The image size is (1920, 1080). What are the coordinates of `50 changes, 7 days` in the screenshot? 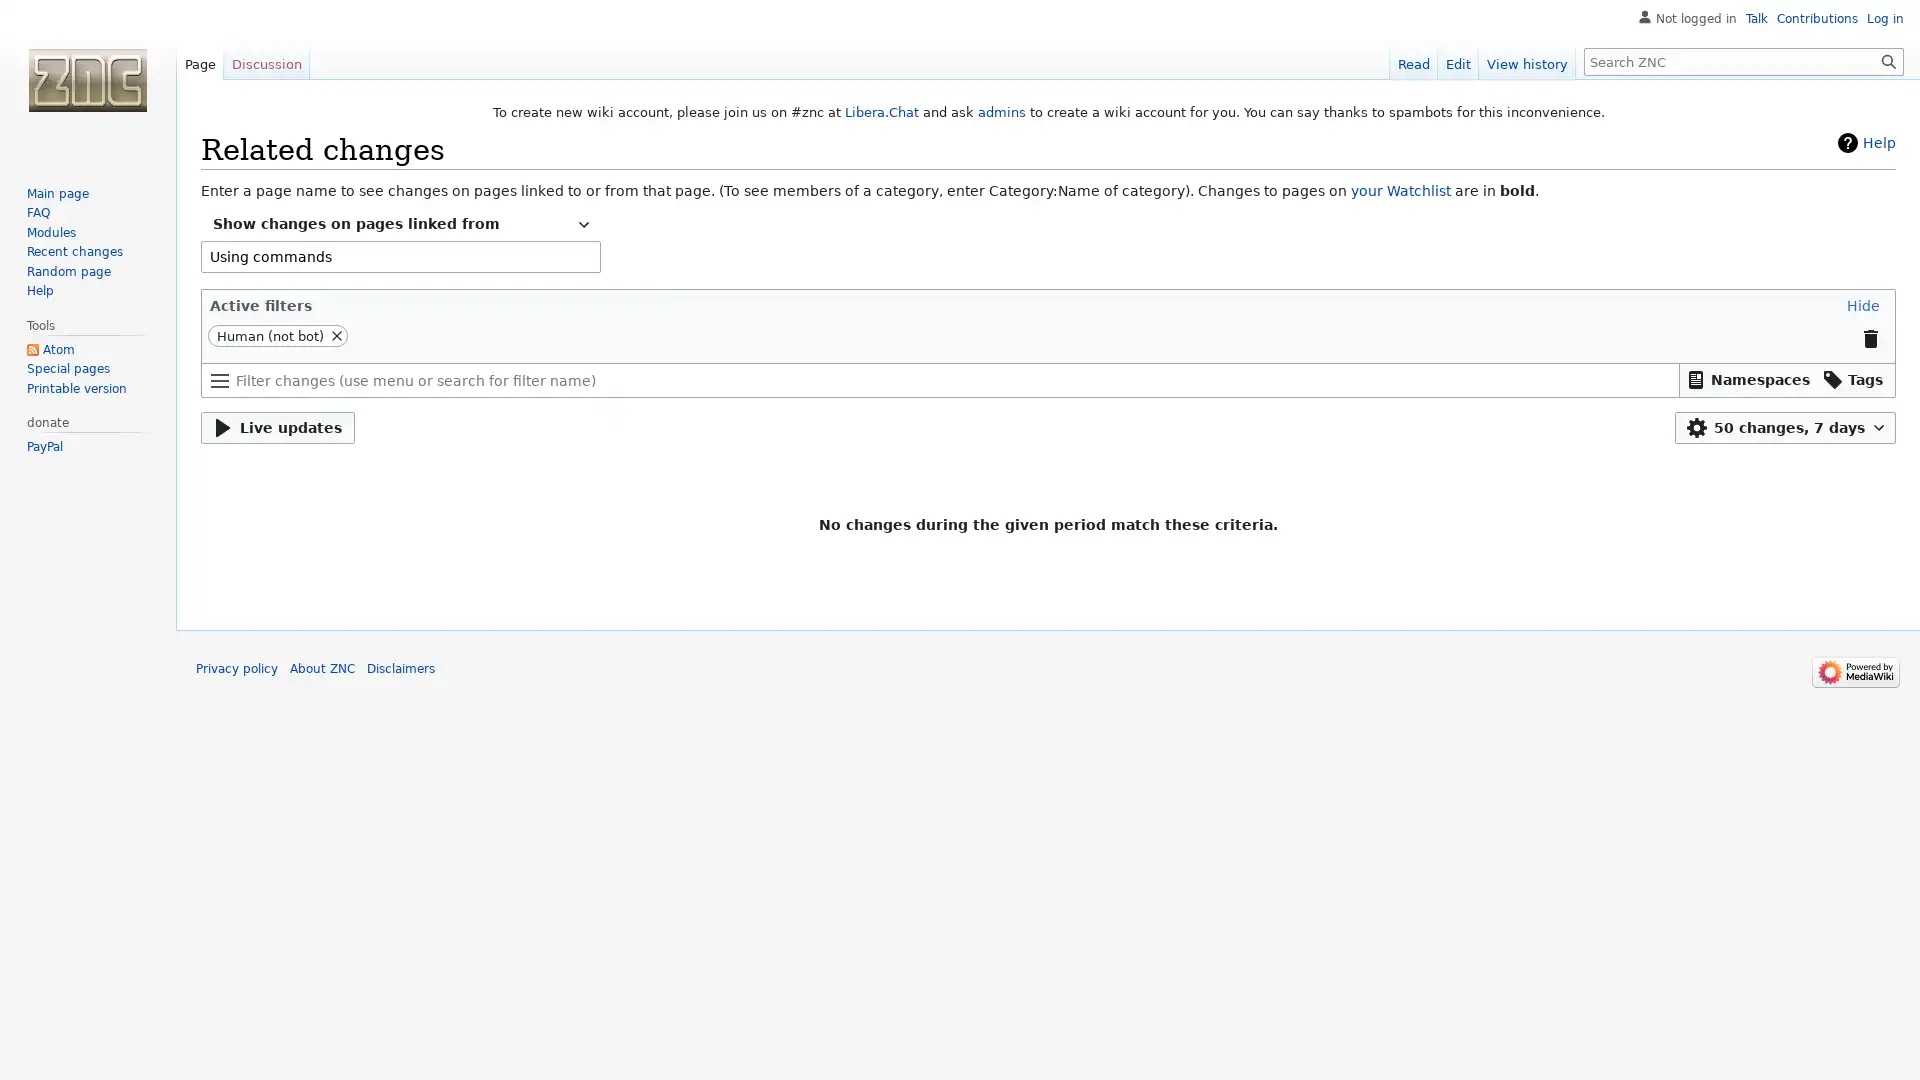 It's located at (1785, 427).